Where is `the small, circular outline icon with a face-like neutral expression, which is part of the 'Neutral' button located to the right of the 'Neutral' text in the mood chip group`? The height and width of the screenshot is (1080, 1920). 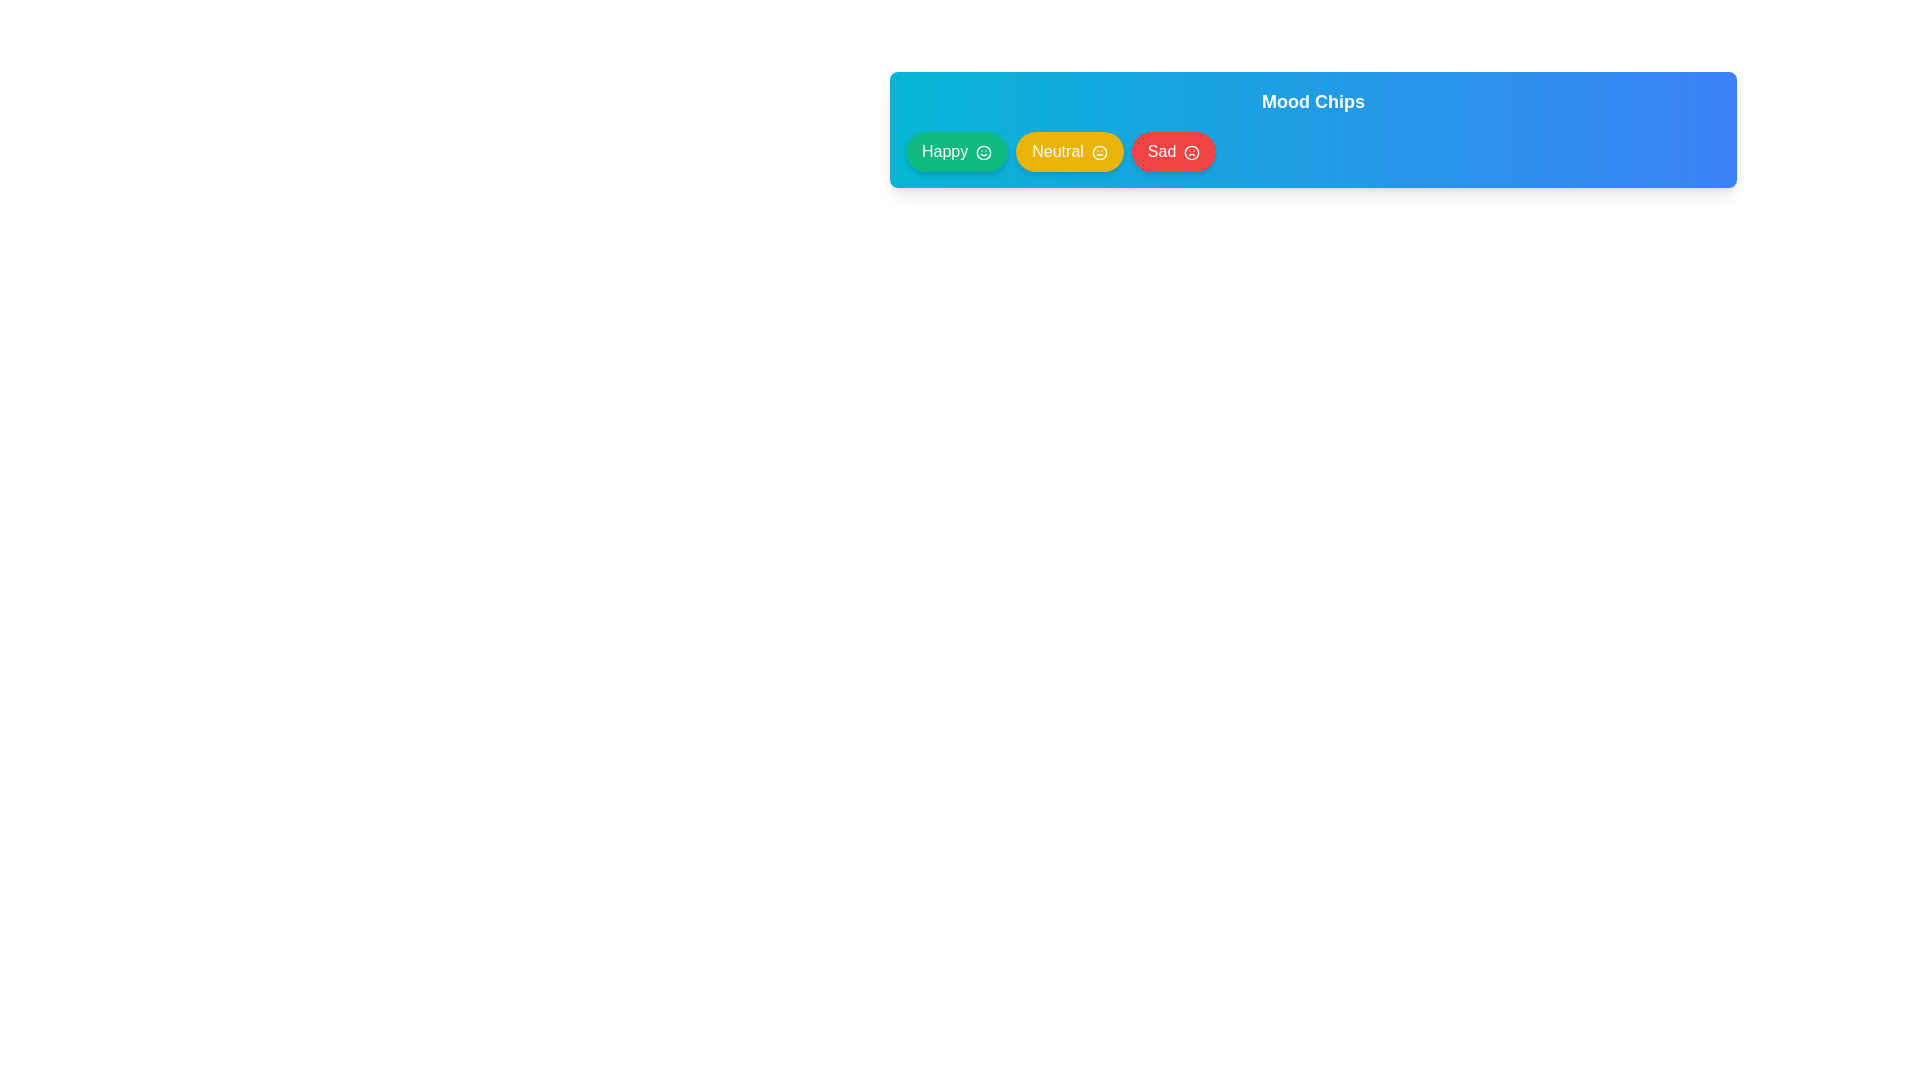
the small, circular outline icon with a face-like neutral expression, which is part of the 'Neutral' button located to the right of the 'Neutral' text in the mood chip group is located at coordinates (1098, 151).